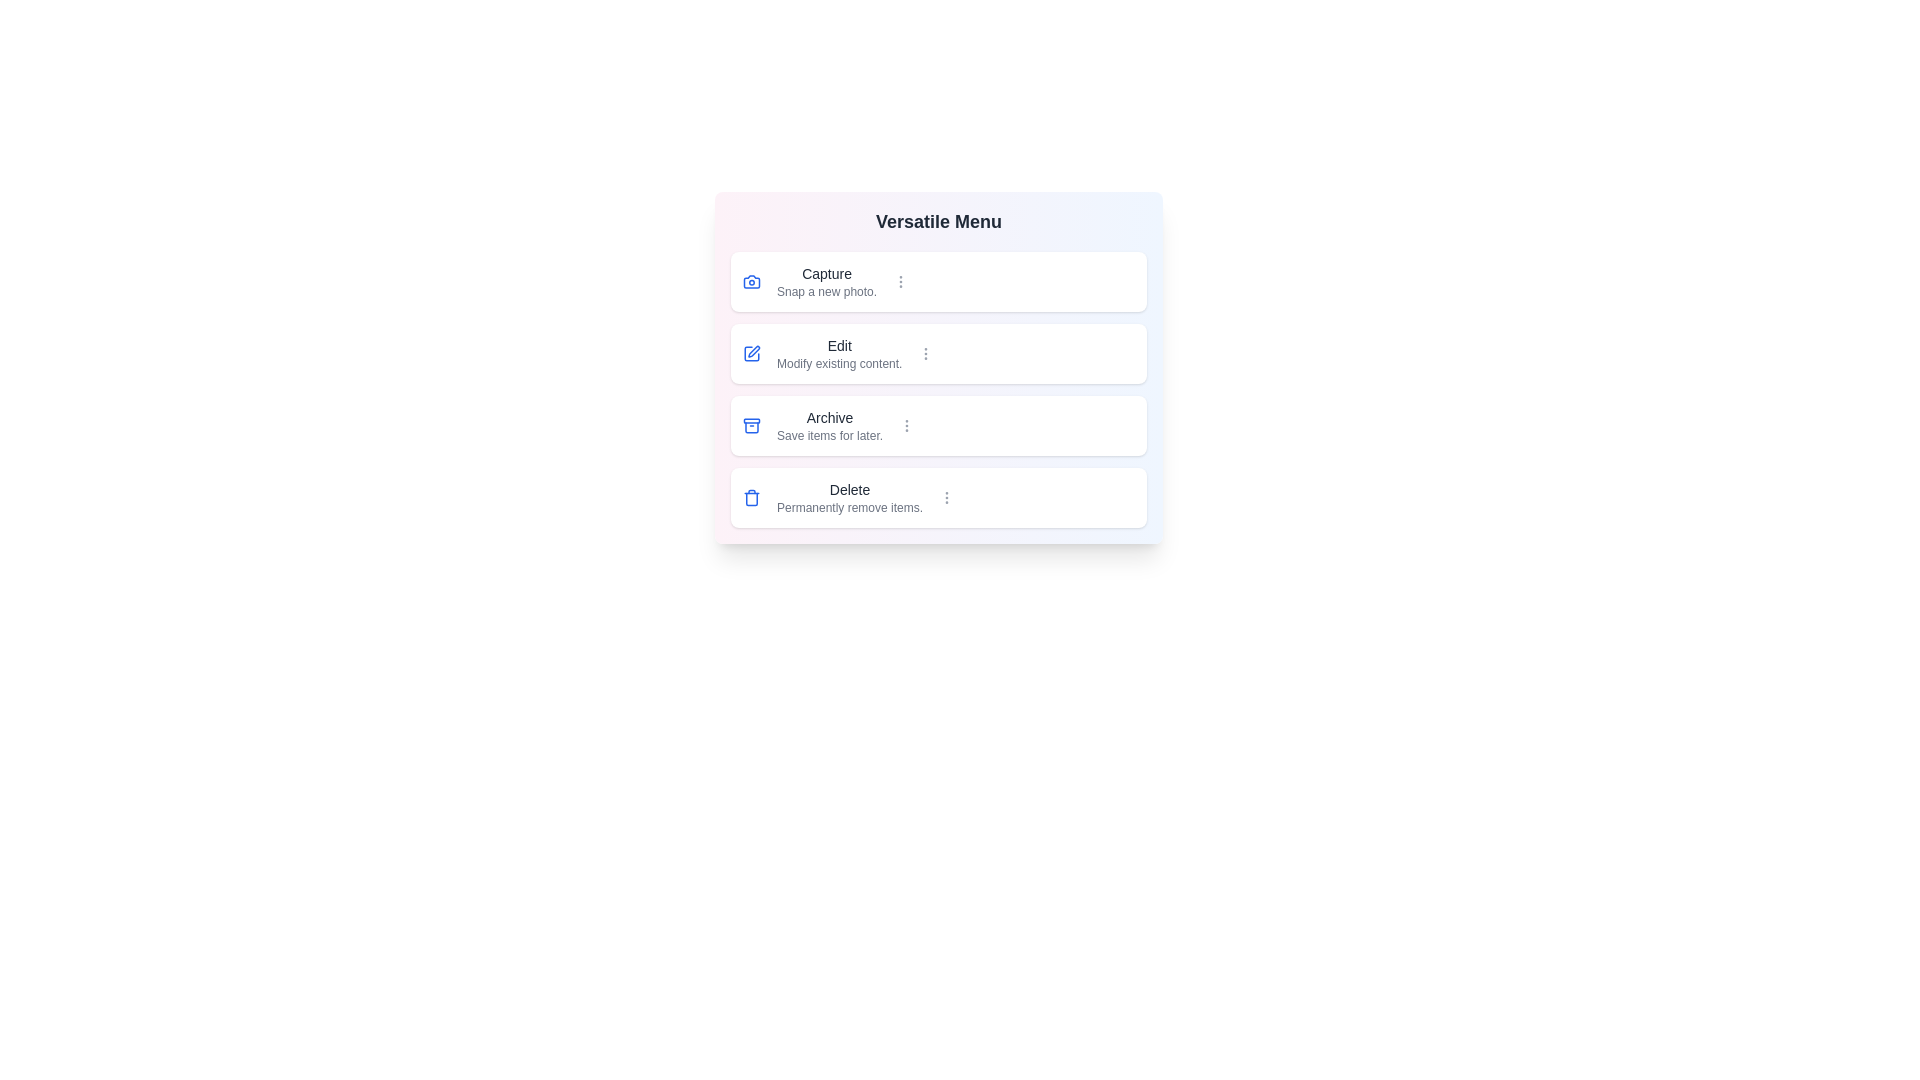  I want to click on the ellipsis icon of the menu item corresponding to Delete, so click(946, 496).